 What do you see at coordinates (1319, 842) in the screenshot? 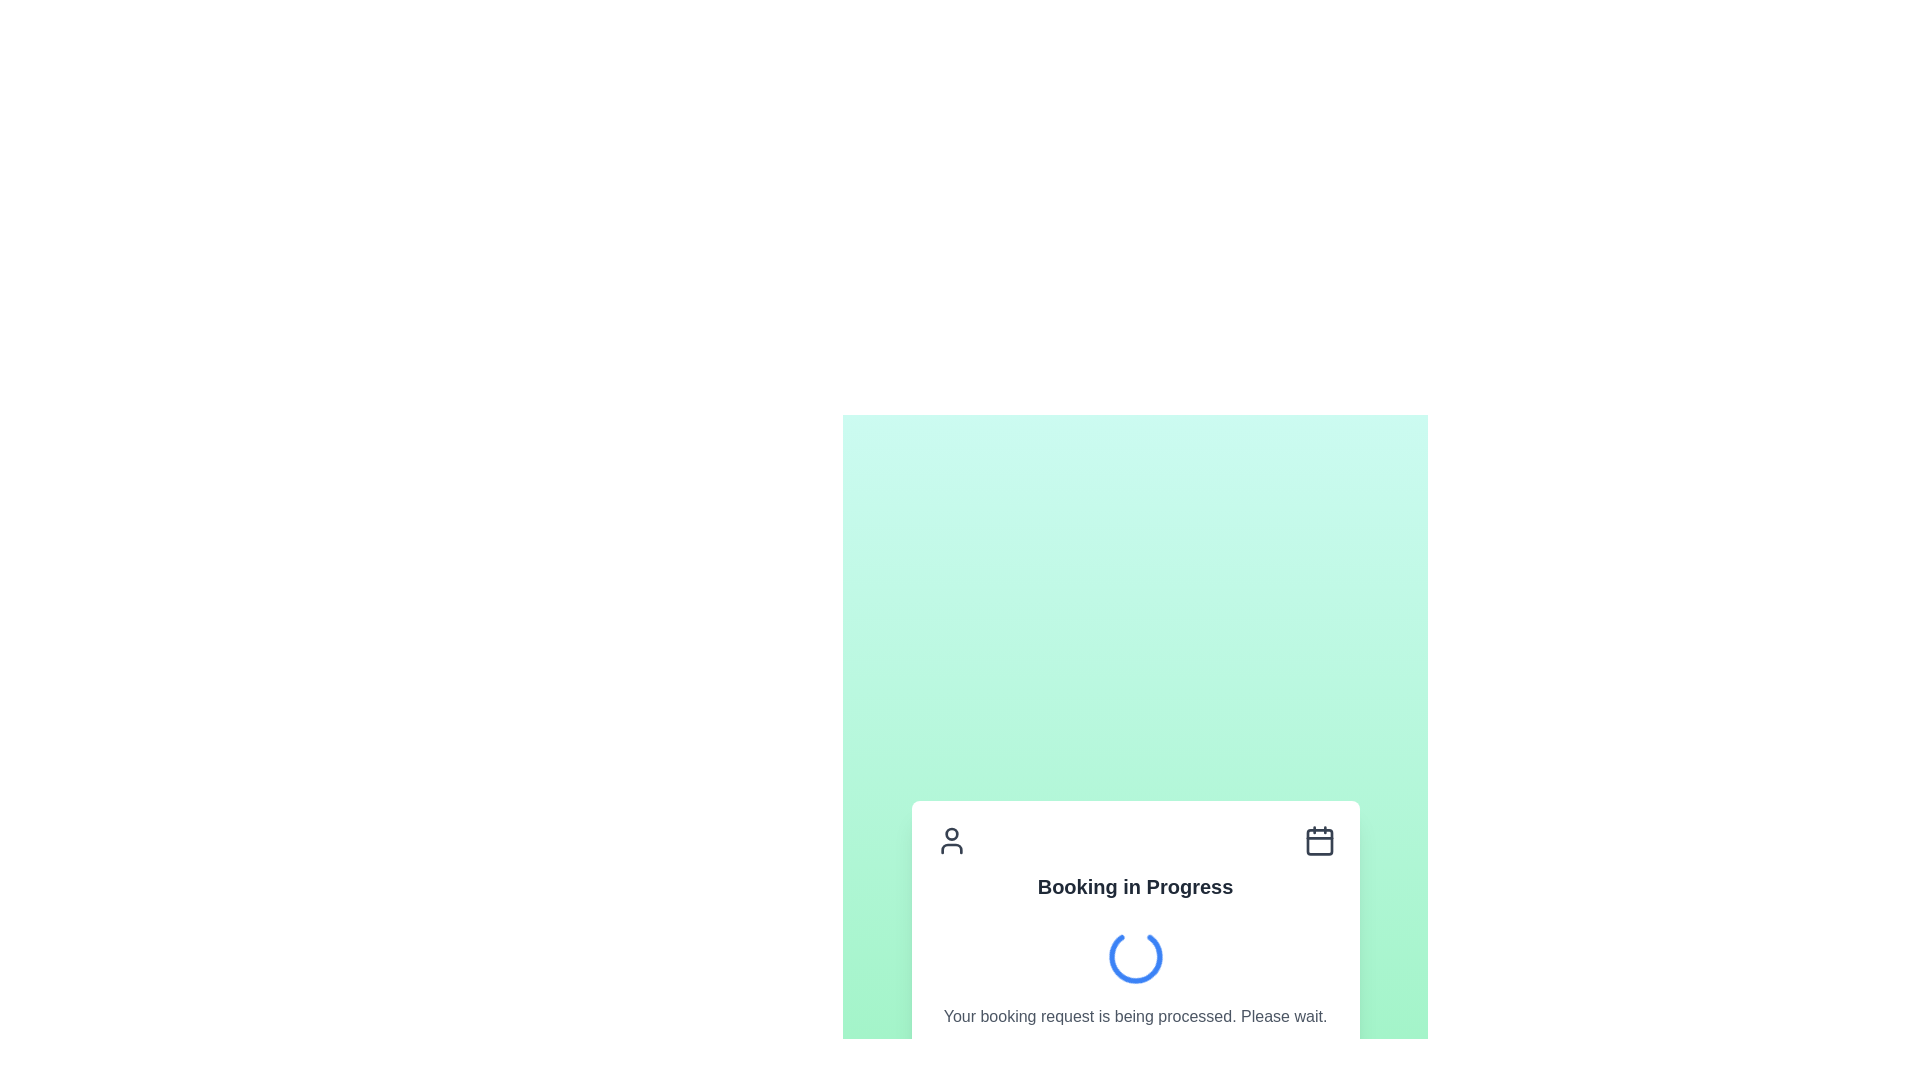
I see `the rounded rectangle icon decoration located in the top-right corner of the card, which is centered within the calendar icon` at bounding box center [1319, 842].